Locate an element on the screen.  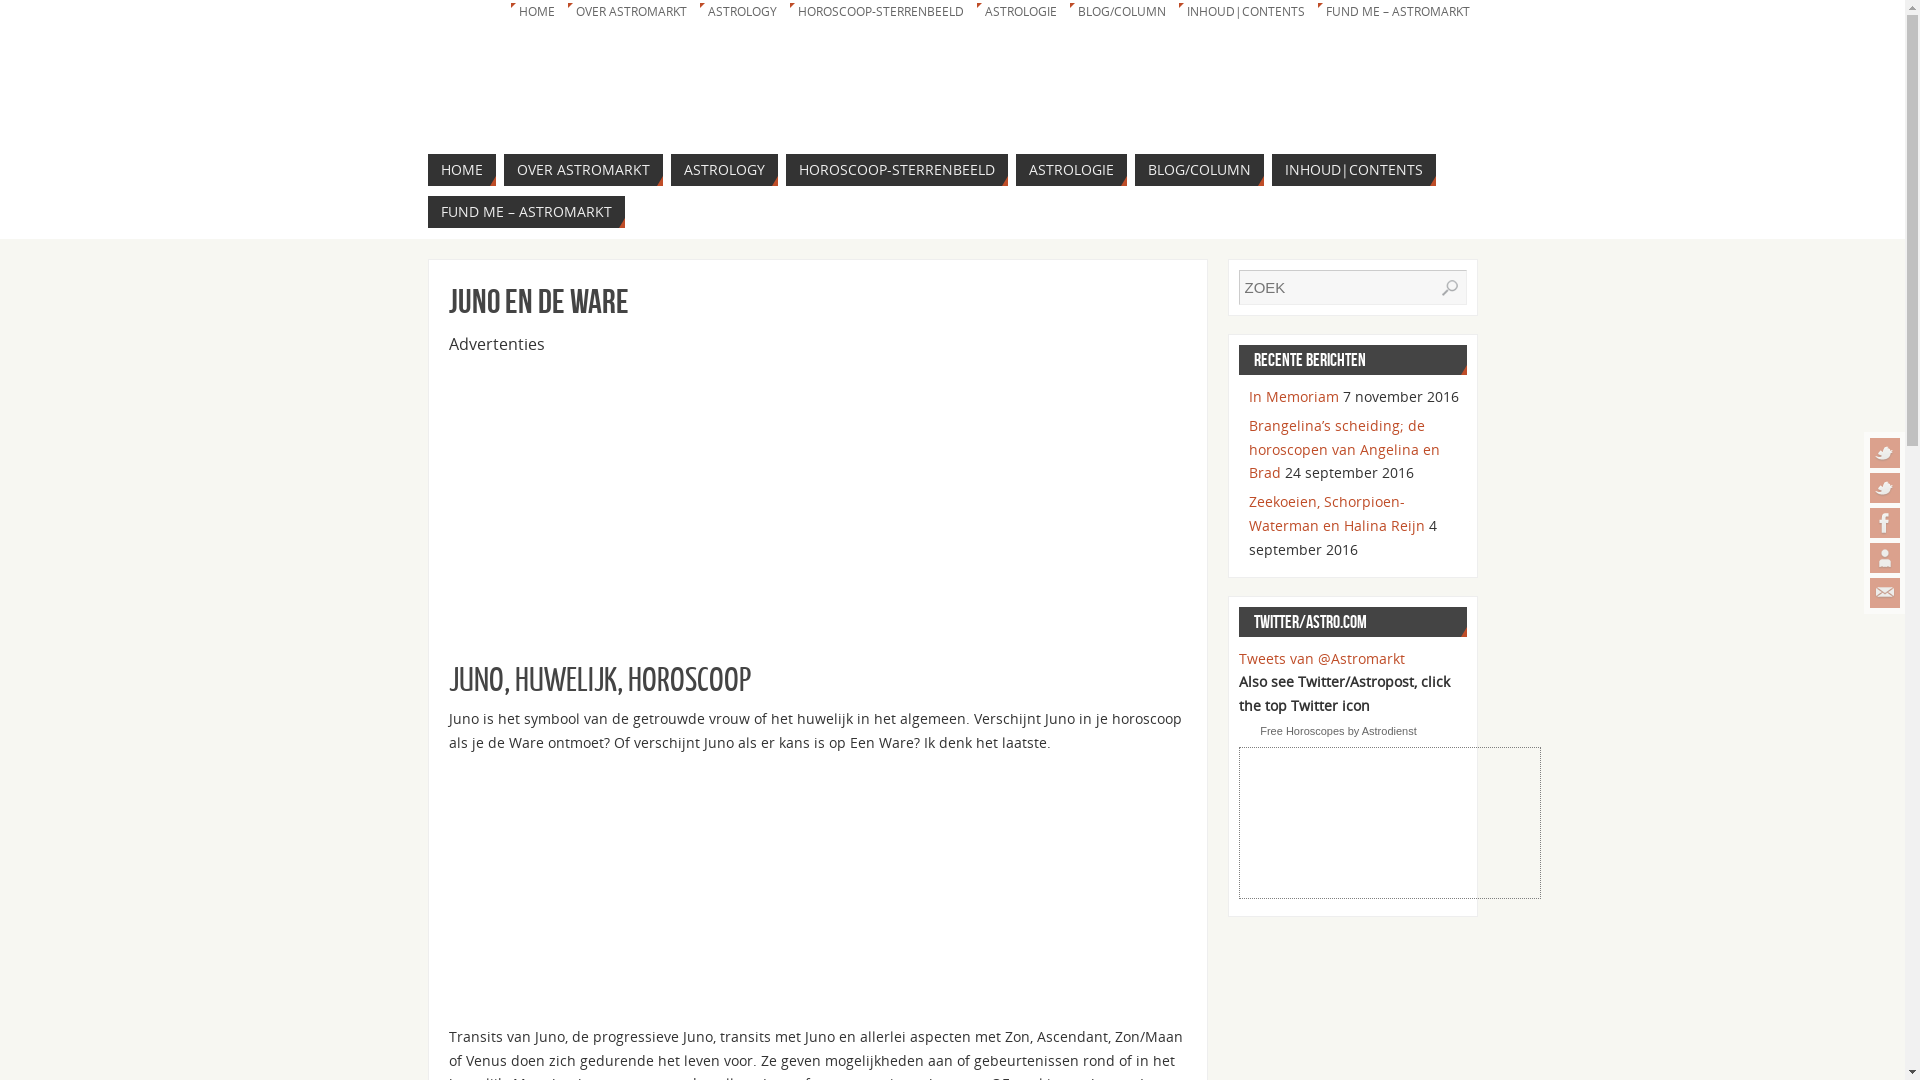
'Facebook/Astromarkt' is located at coordinates (1884, 522).